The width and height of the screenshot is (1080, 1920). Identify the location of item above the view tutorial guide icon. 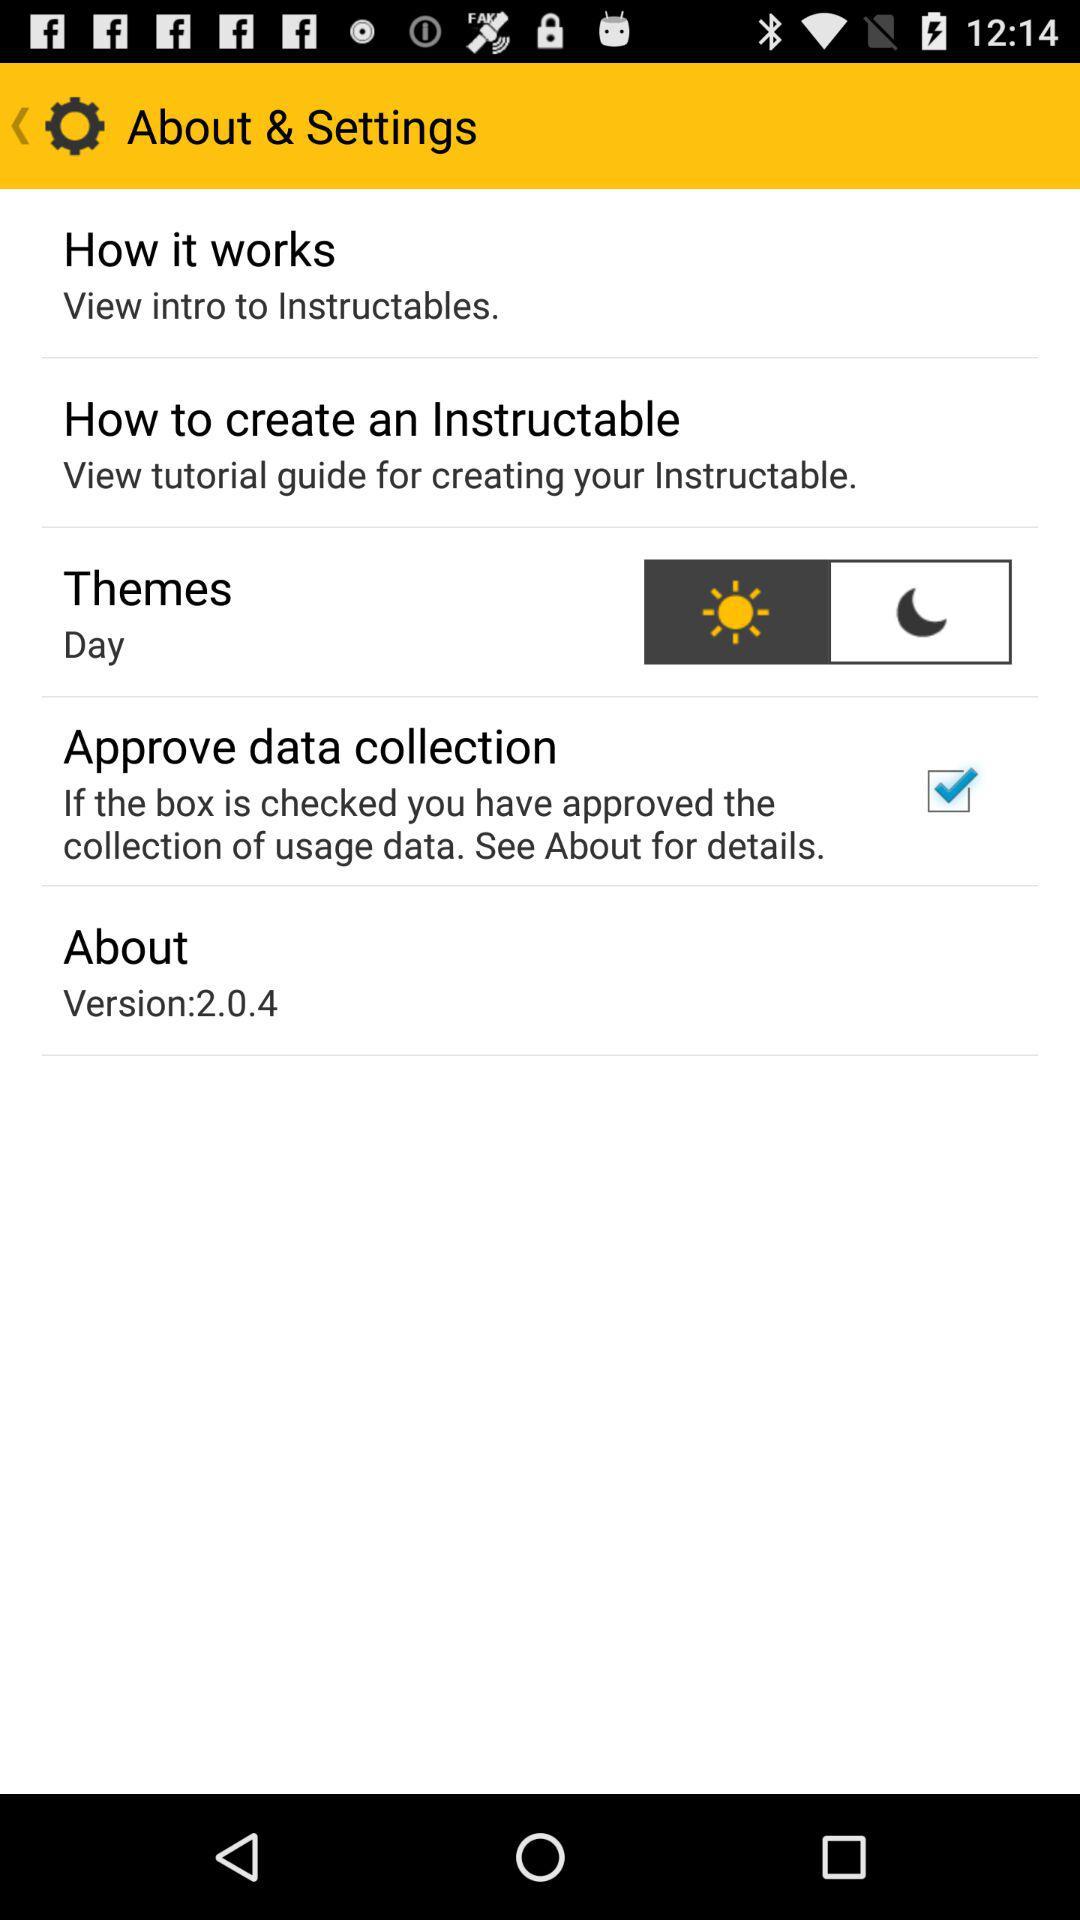
(371, 416).